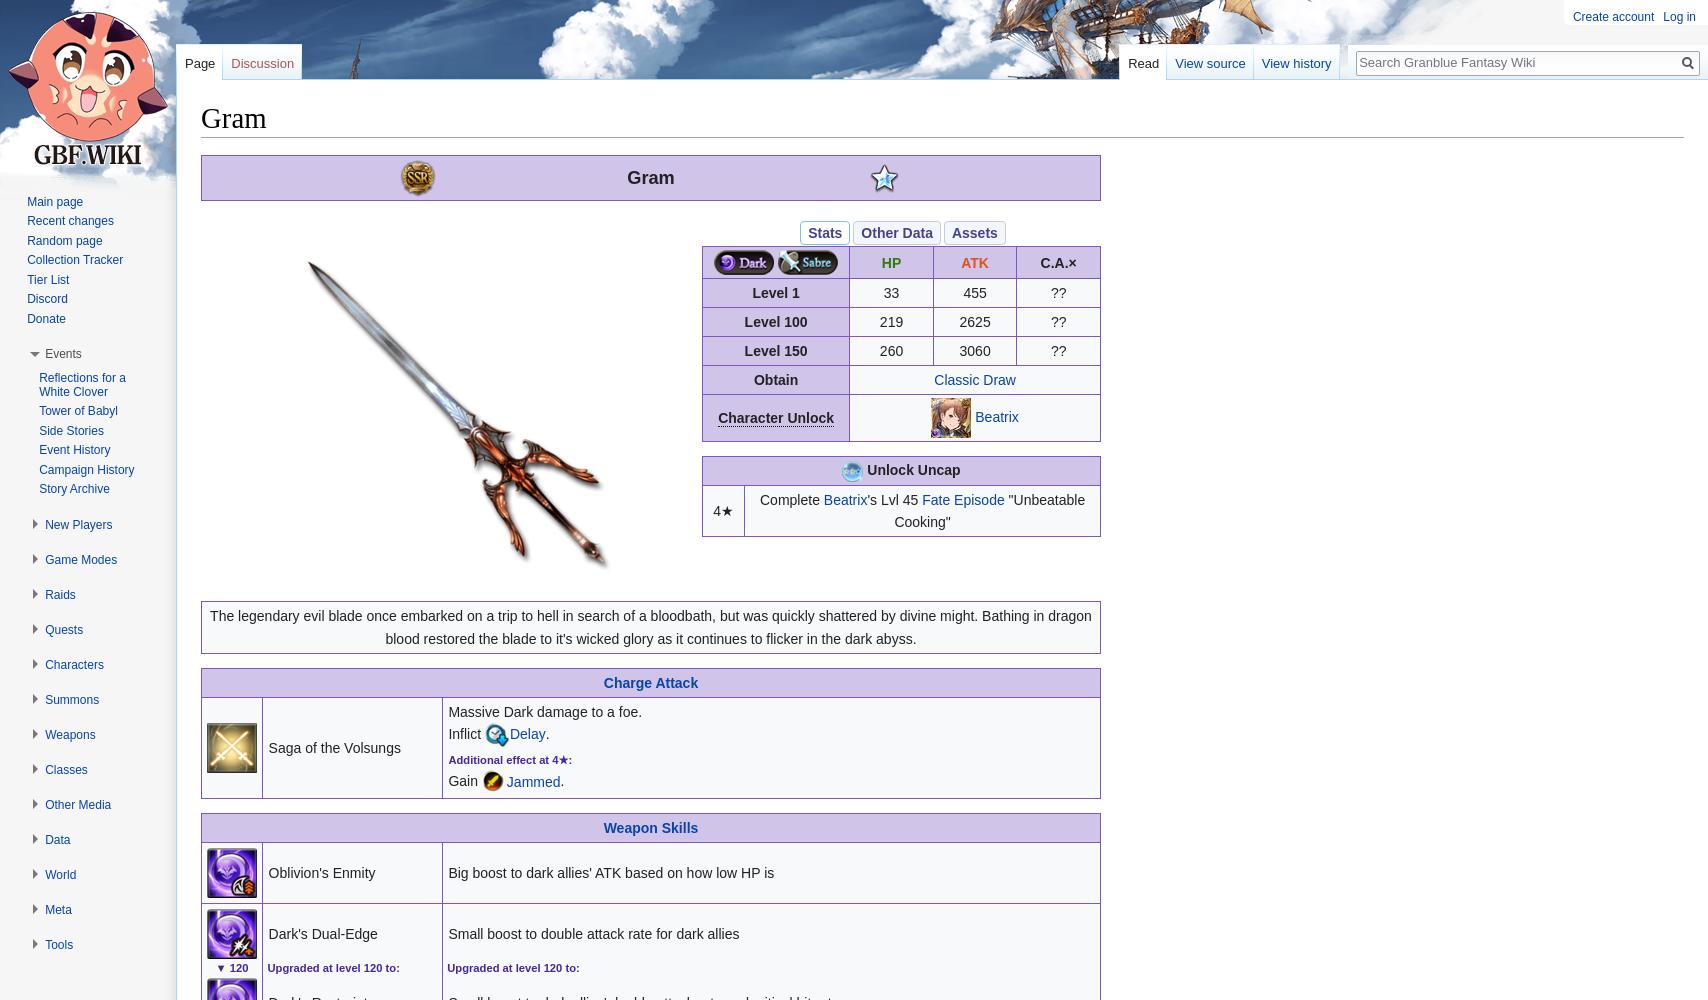 This screenshot has width=1708, height=1000. What do you see at coordinates (891, 292) in the screenshot?
I see `'33'` at bounding box center [891, 292].